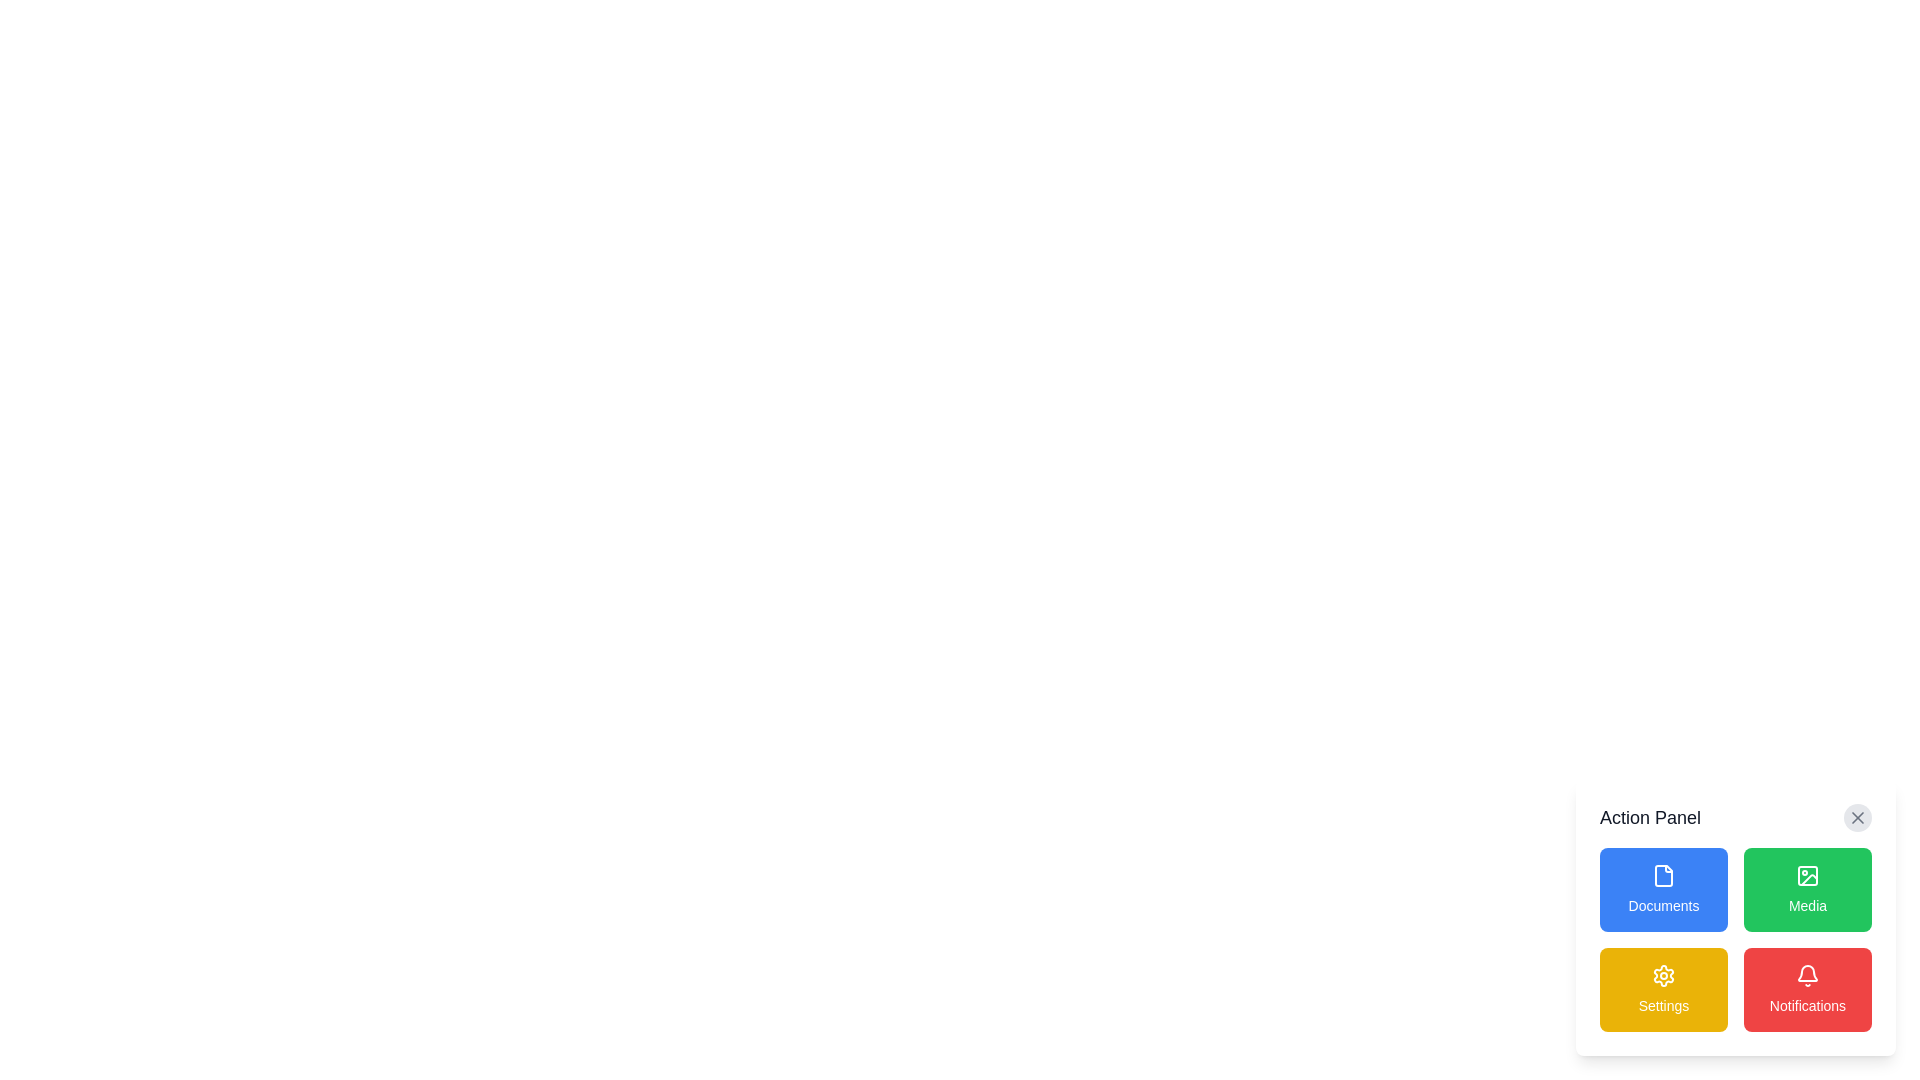  What do you see at coordinates (1664, 990) in the screenshot?
I see `the 'Settings' button, which is a yellow rectangular button with rounded corners and a gear icon at the top` at bounding box center [1664, 990].